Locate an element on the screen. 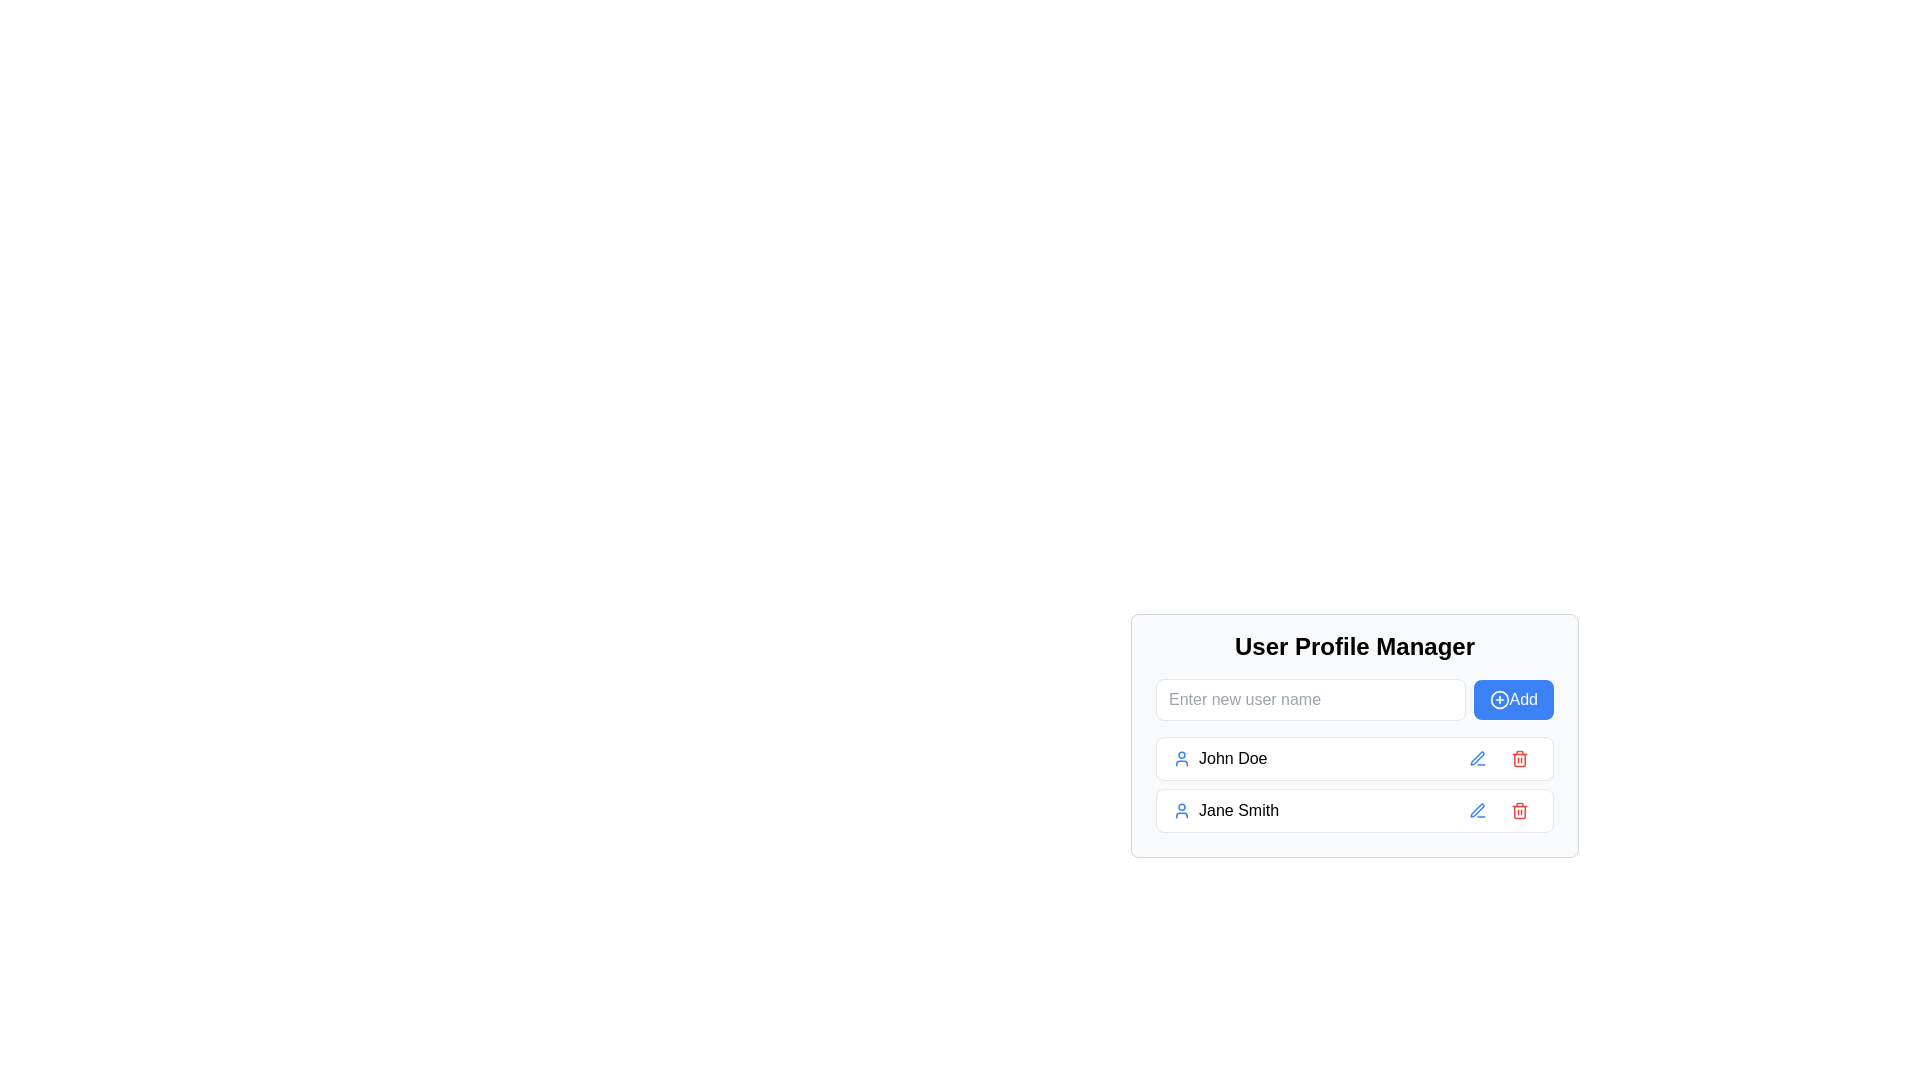 The width and height of the screenshot is (1920, 1080). the red trash can icon button is located at coordinates (1520, 810).